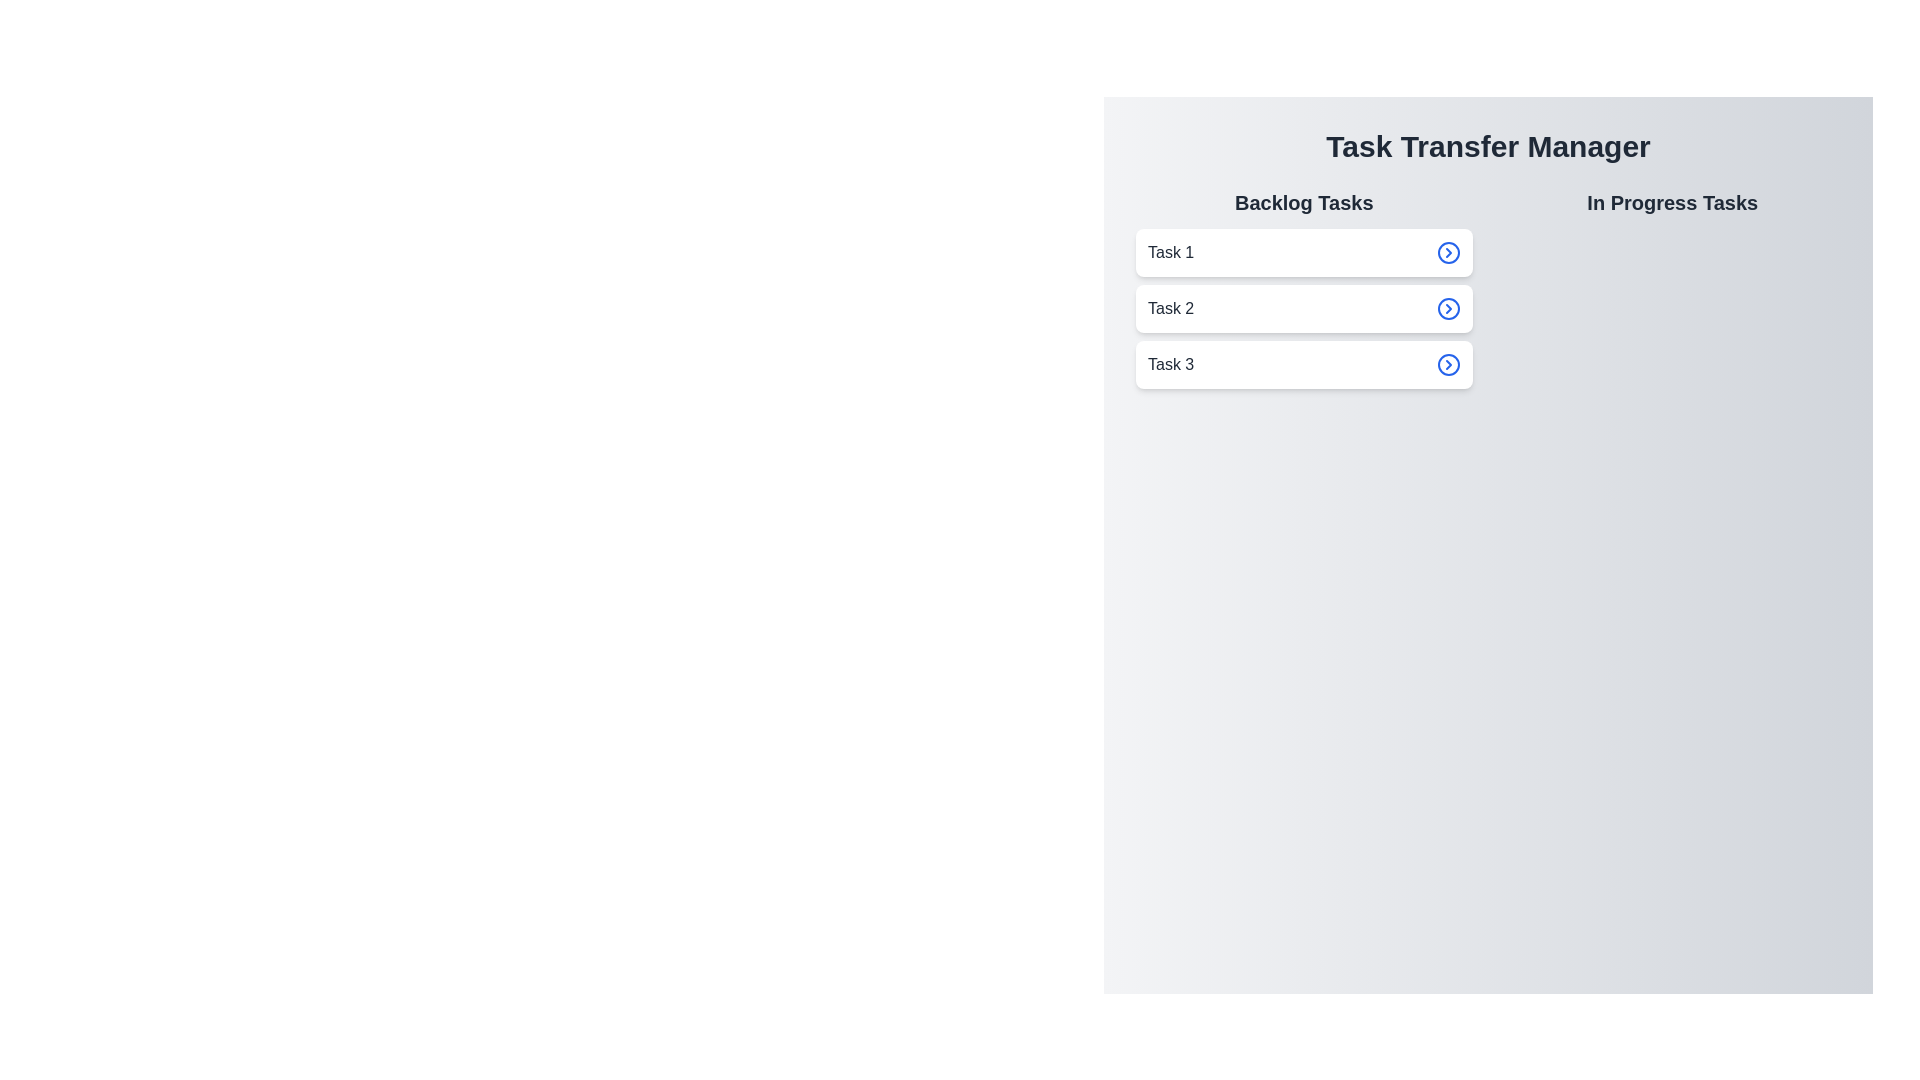  What do you see at coordinates (1448, 252) in the screenshot?
I see `the chevron icon next to the task Task 1 to move it to In Progress` at bounding box center [1448, 252].